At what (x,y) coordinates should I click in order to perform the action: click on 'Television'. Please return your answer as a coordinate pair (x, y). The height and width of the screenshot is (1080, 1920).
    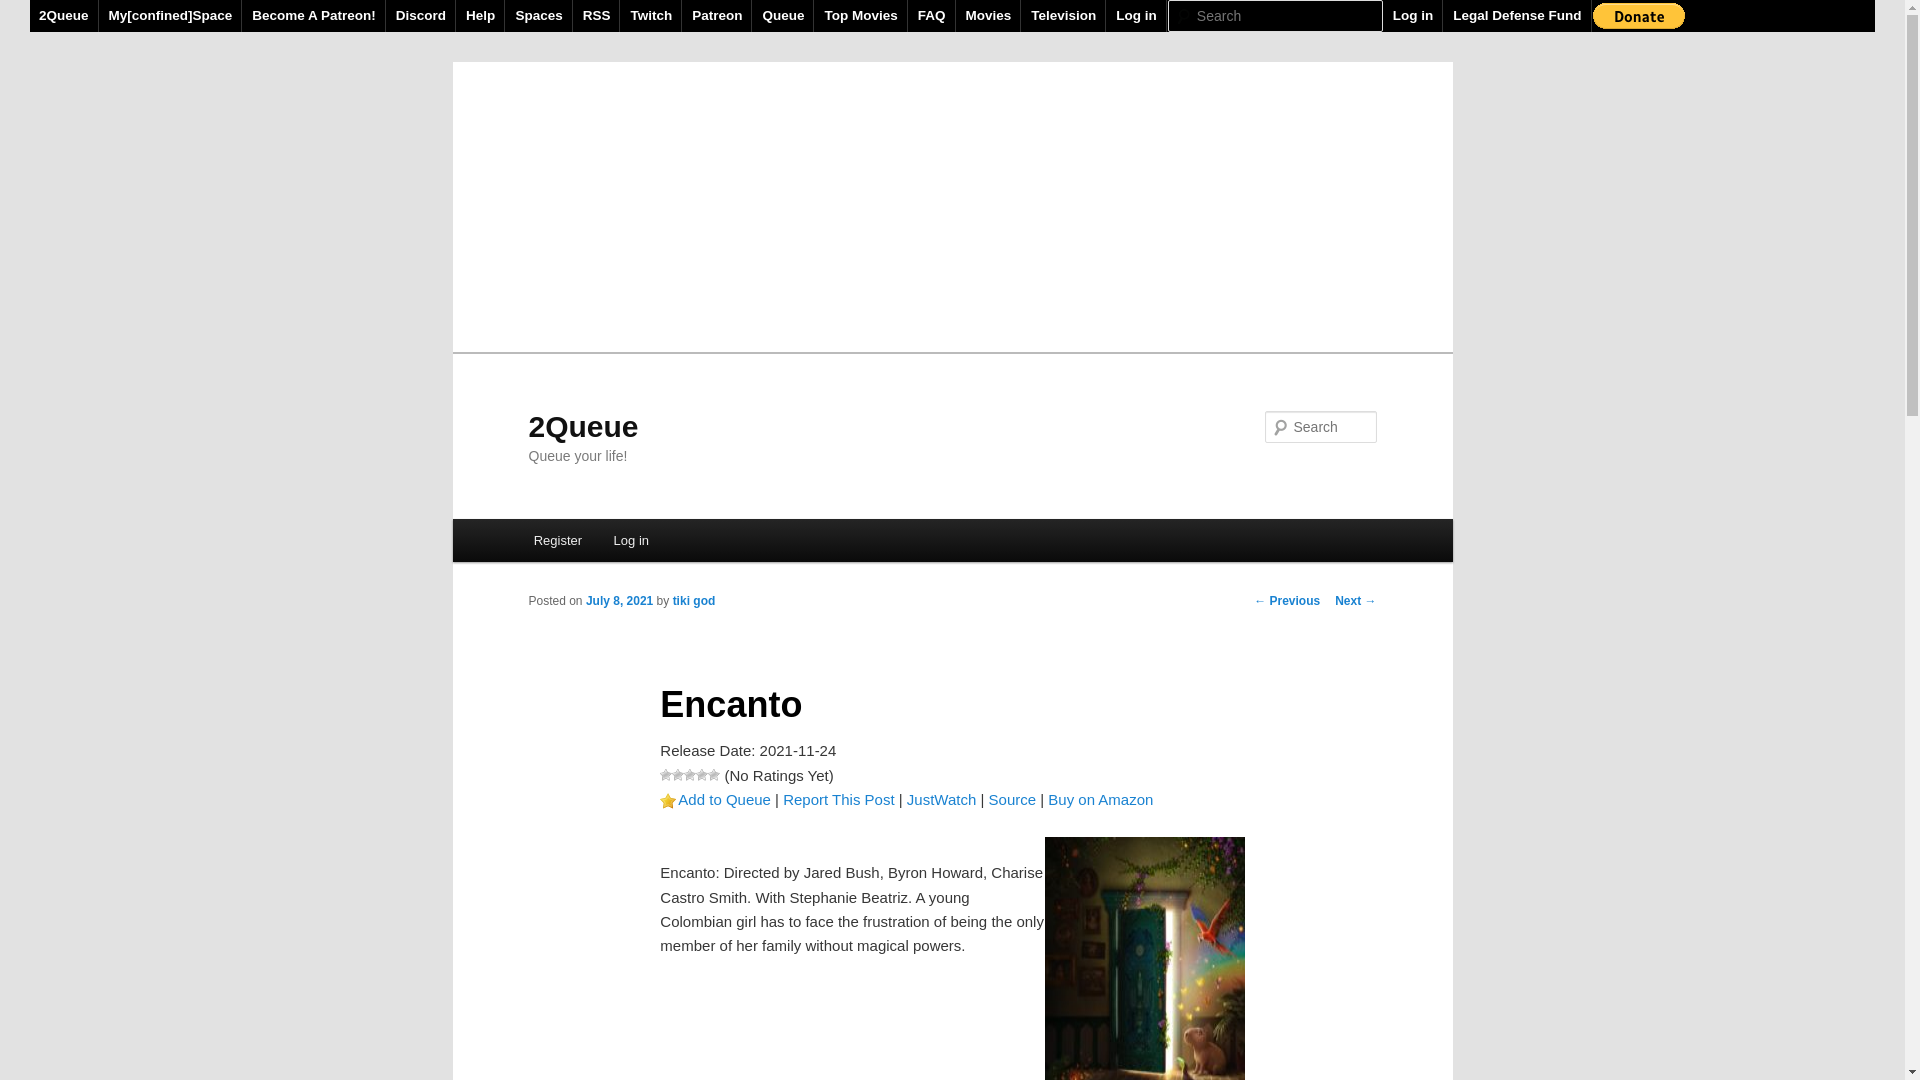
    Looking at the image, I should click on (1063, 15).